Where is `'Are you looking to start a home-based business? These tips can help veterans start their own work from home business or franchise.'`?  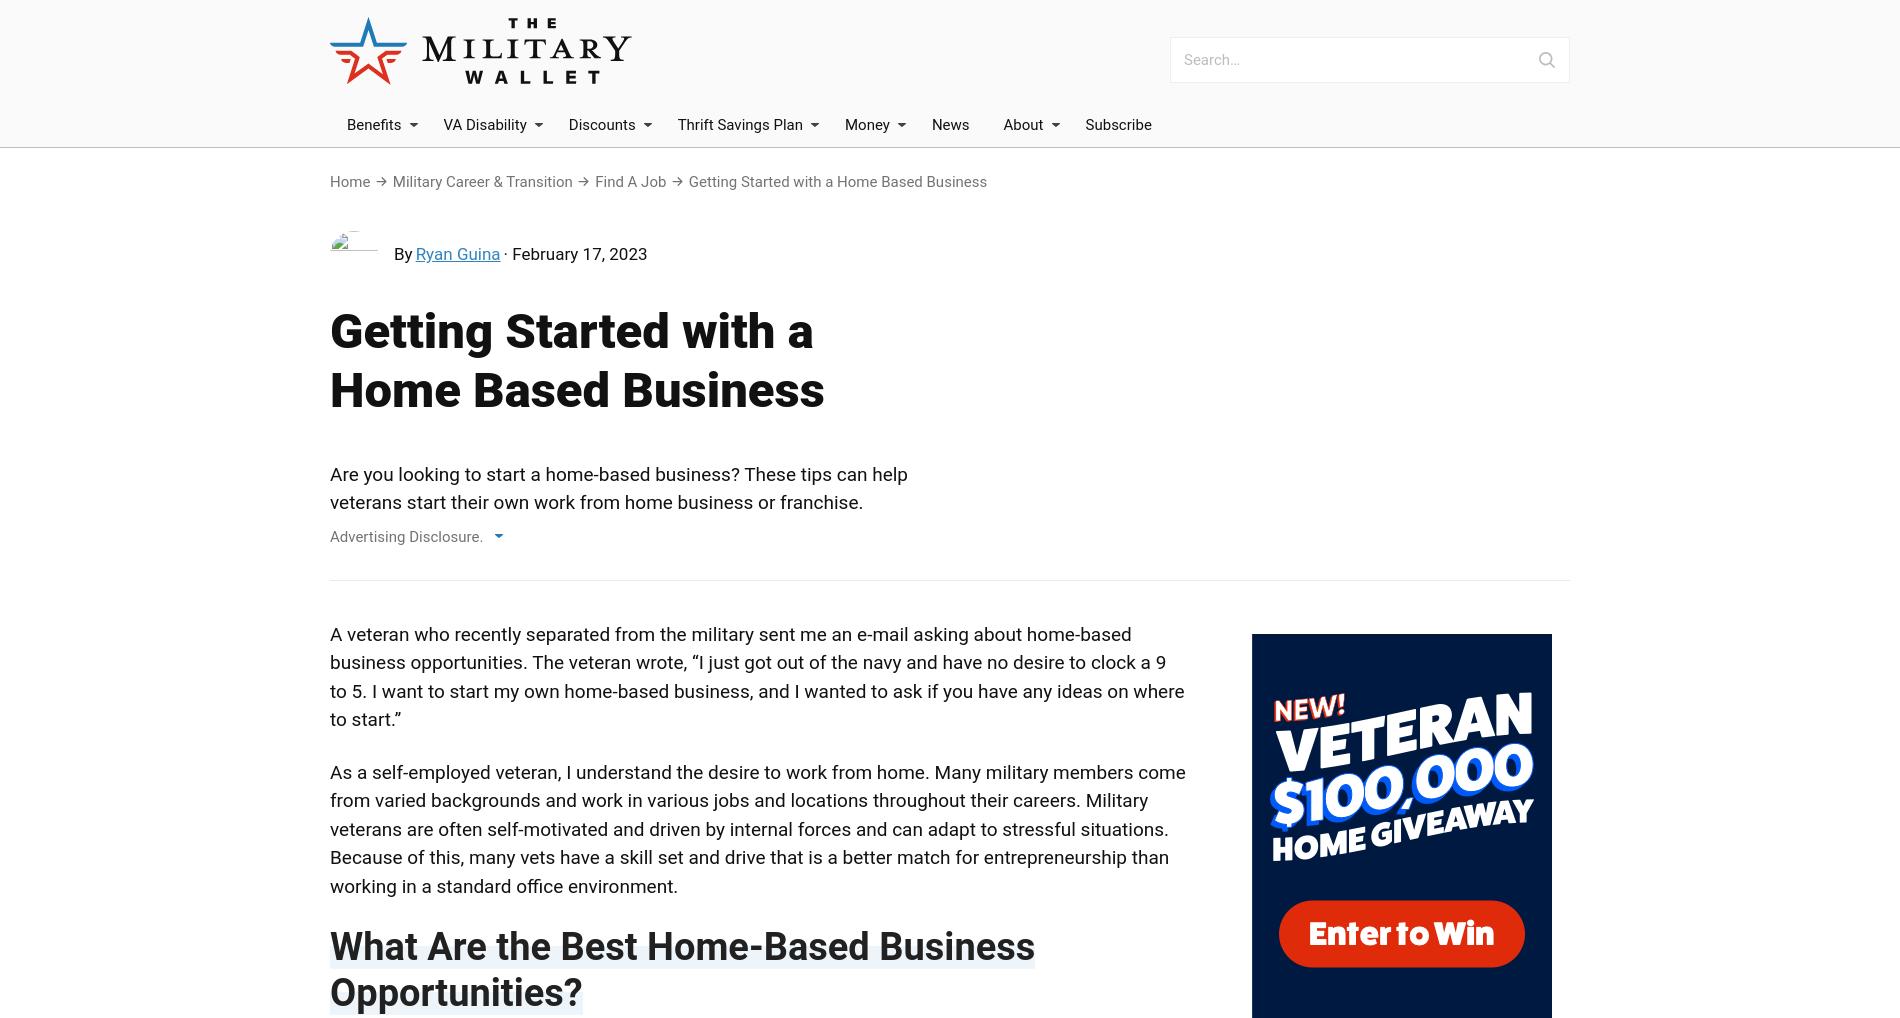 'Are you looking to start a home-based business? These tips can help veterans start their own work from home business or franchise.' is located at coordinates (619, 488).